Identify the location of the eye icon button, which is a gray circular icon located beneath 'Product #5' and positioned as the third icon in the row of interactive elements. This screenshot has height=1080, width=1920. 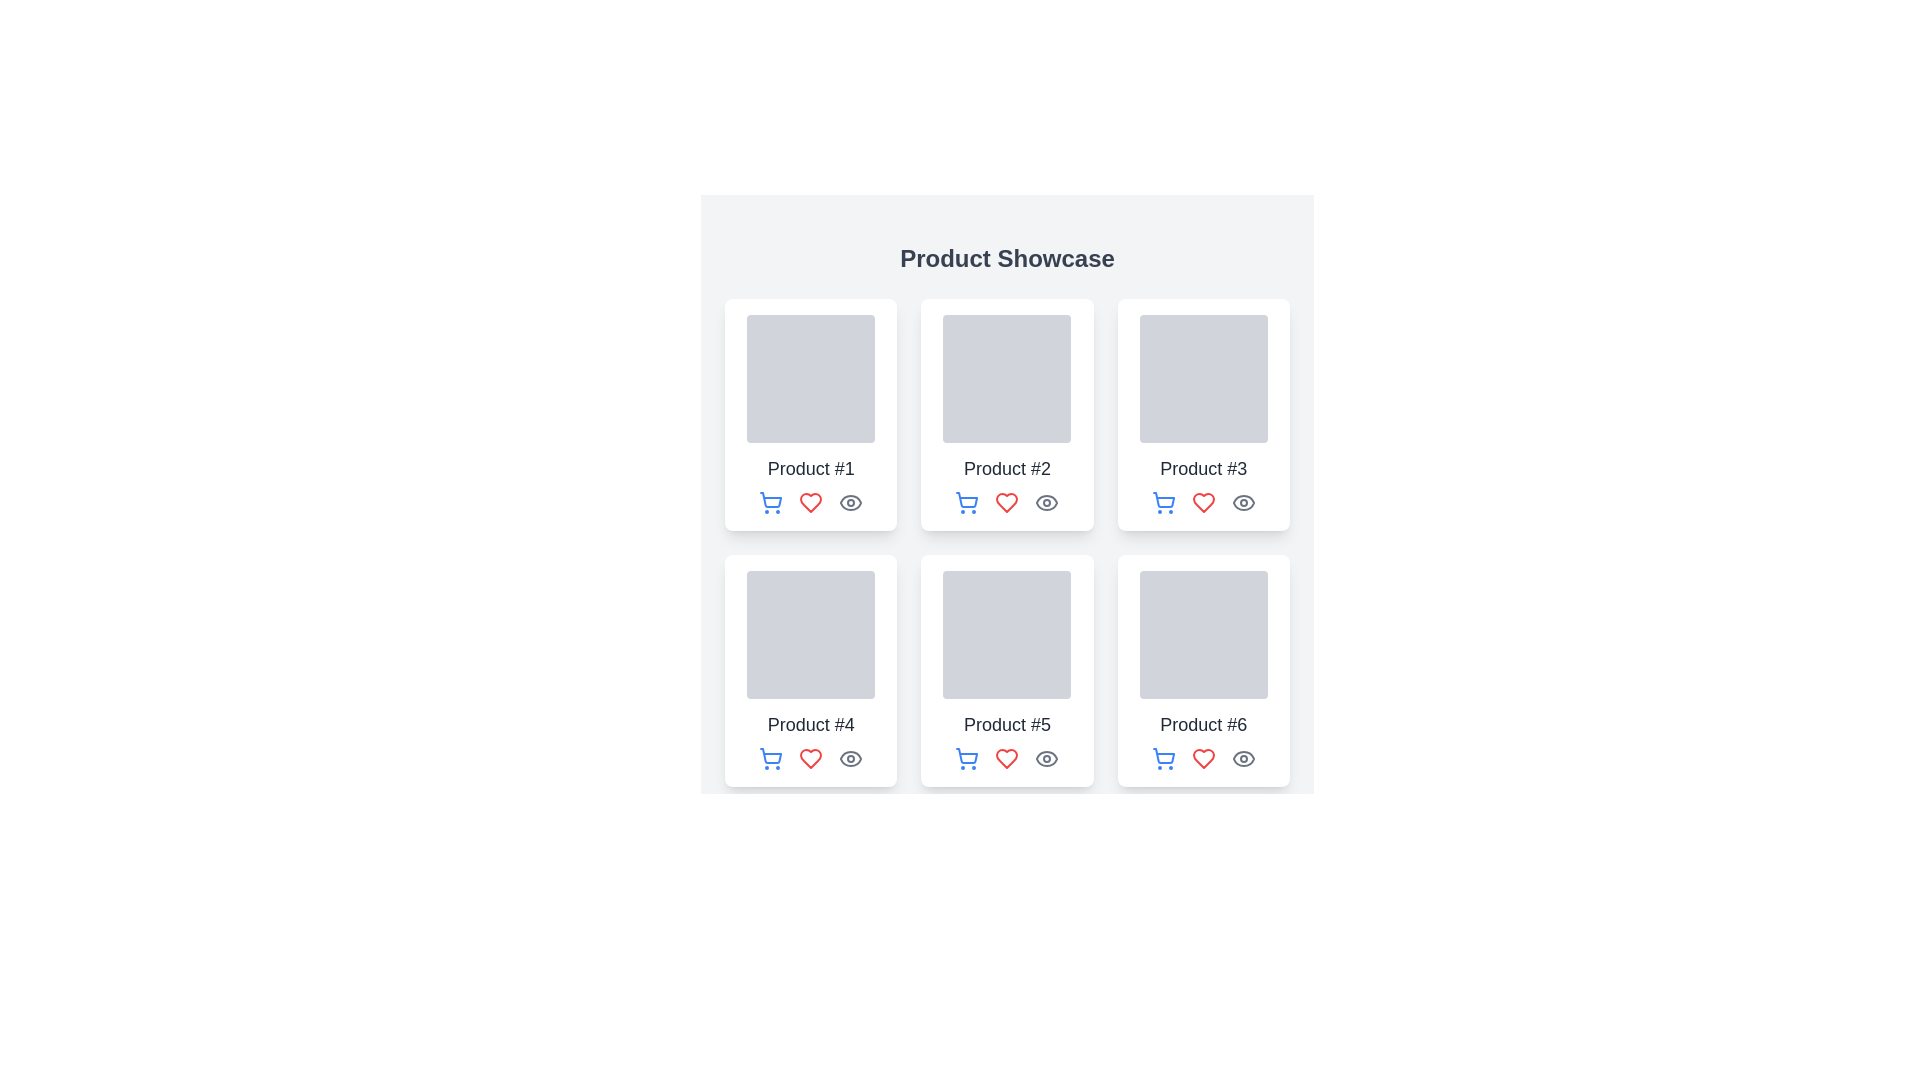
(1046, 759).